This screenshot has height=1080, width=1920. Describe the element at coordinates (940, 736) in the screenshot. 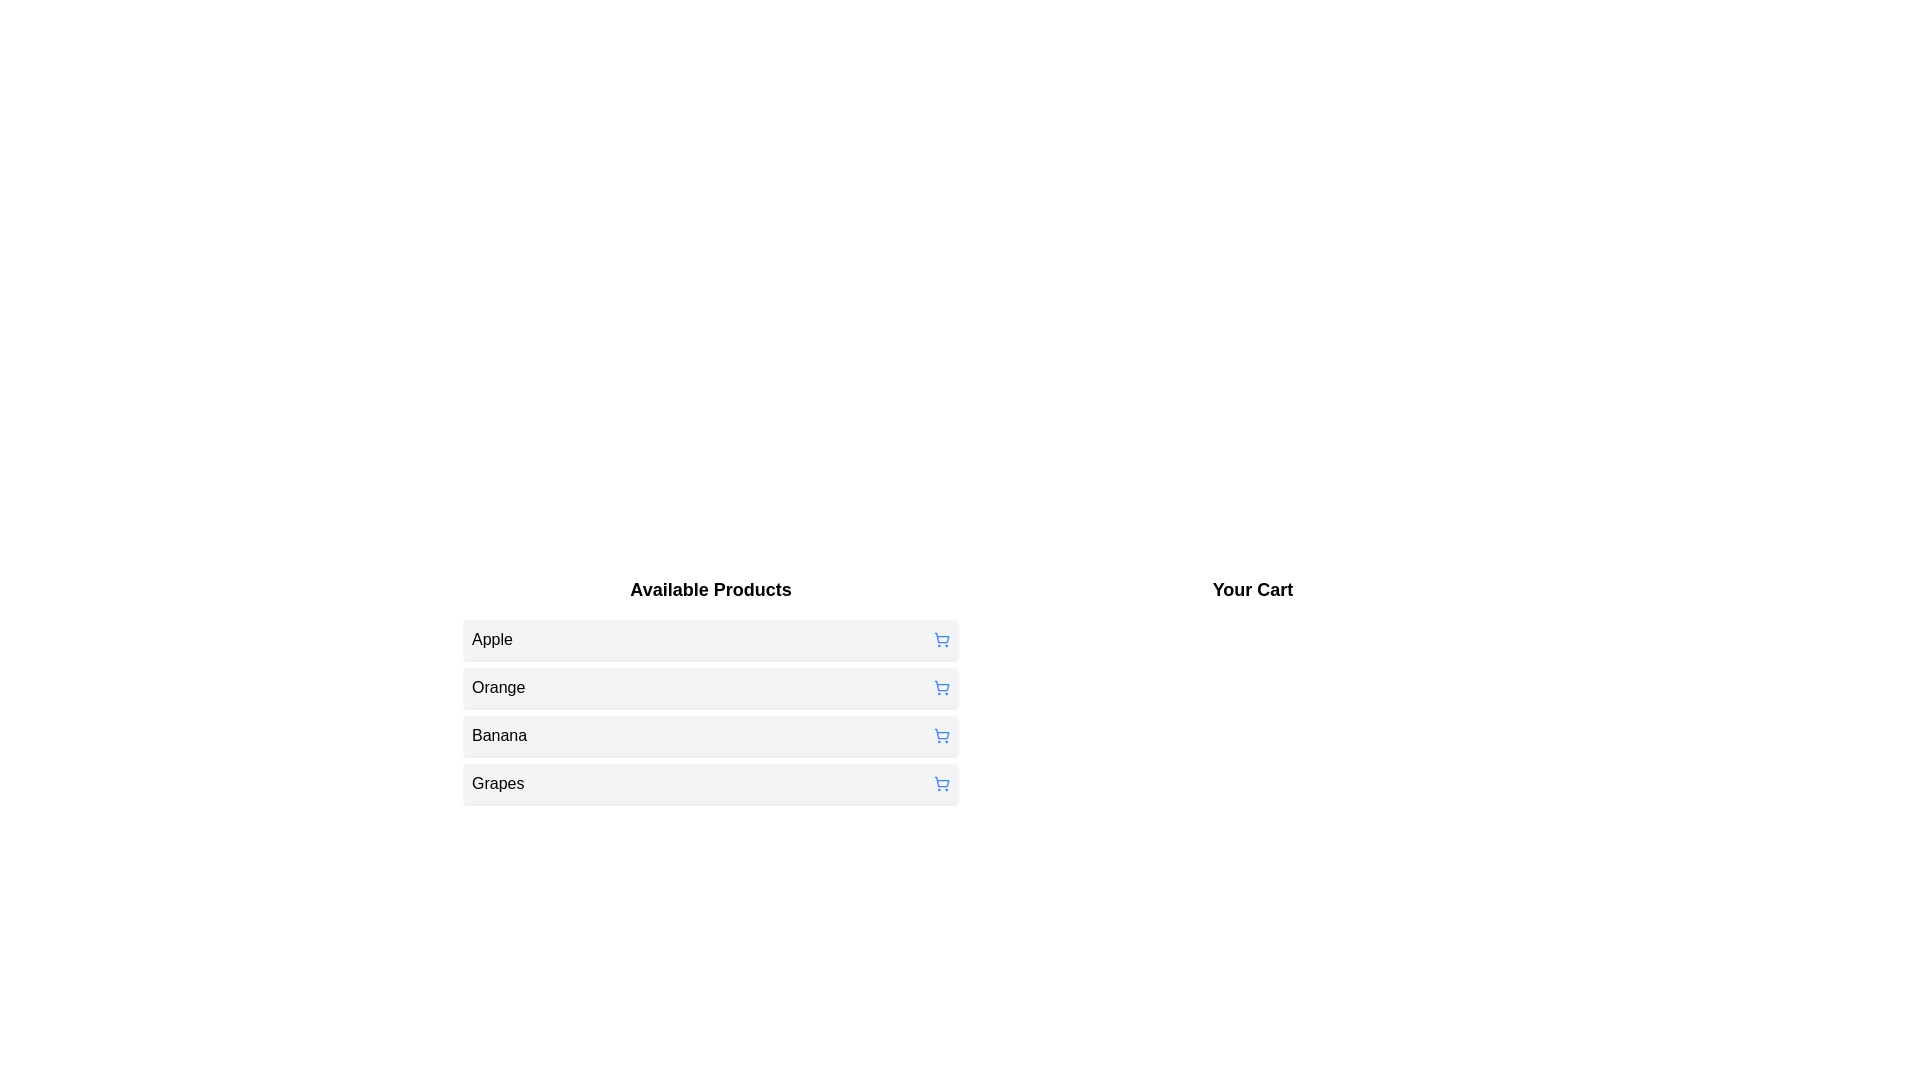

I see `the shopping cart icon next to the product Banana to add it to the cart` at that location.